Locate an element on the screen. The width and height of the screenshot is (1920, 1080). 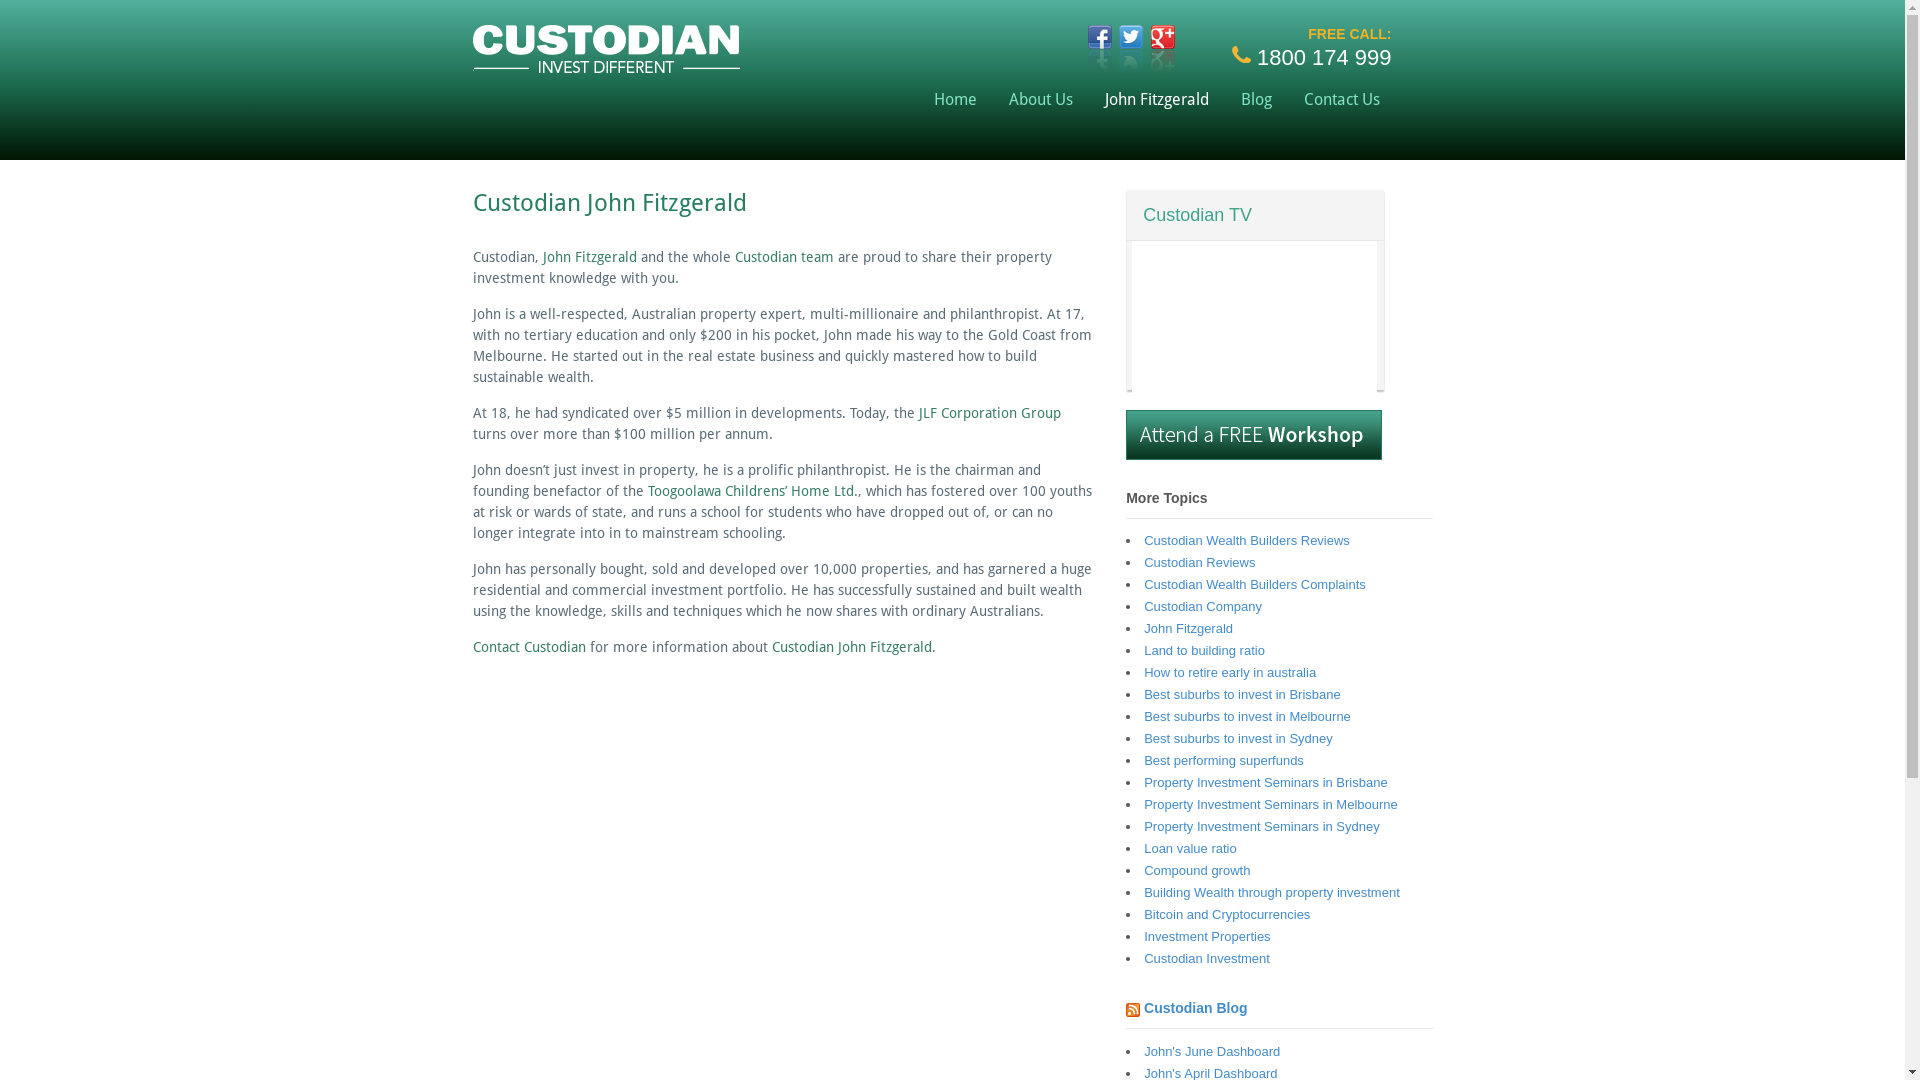
'Compound growth' is located at coordinates (1143, 869).